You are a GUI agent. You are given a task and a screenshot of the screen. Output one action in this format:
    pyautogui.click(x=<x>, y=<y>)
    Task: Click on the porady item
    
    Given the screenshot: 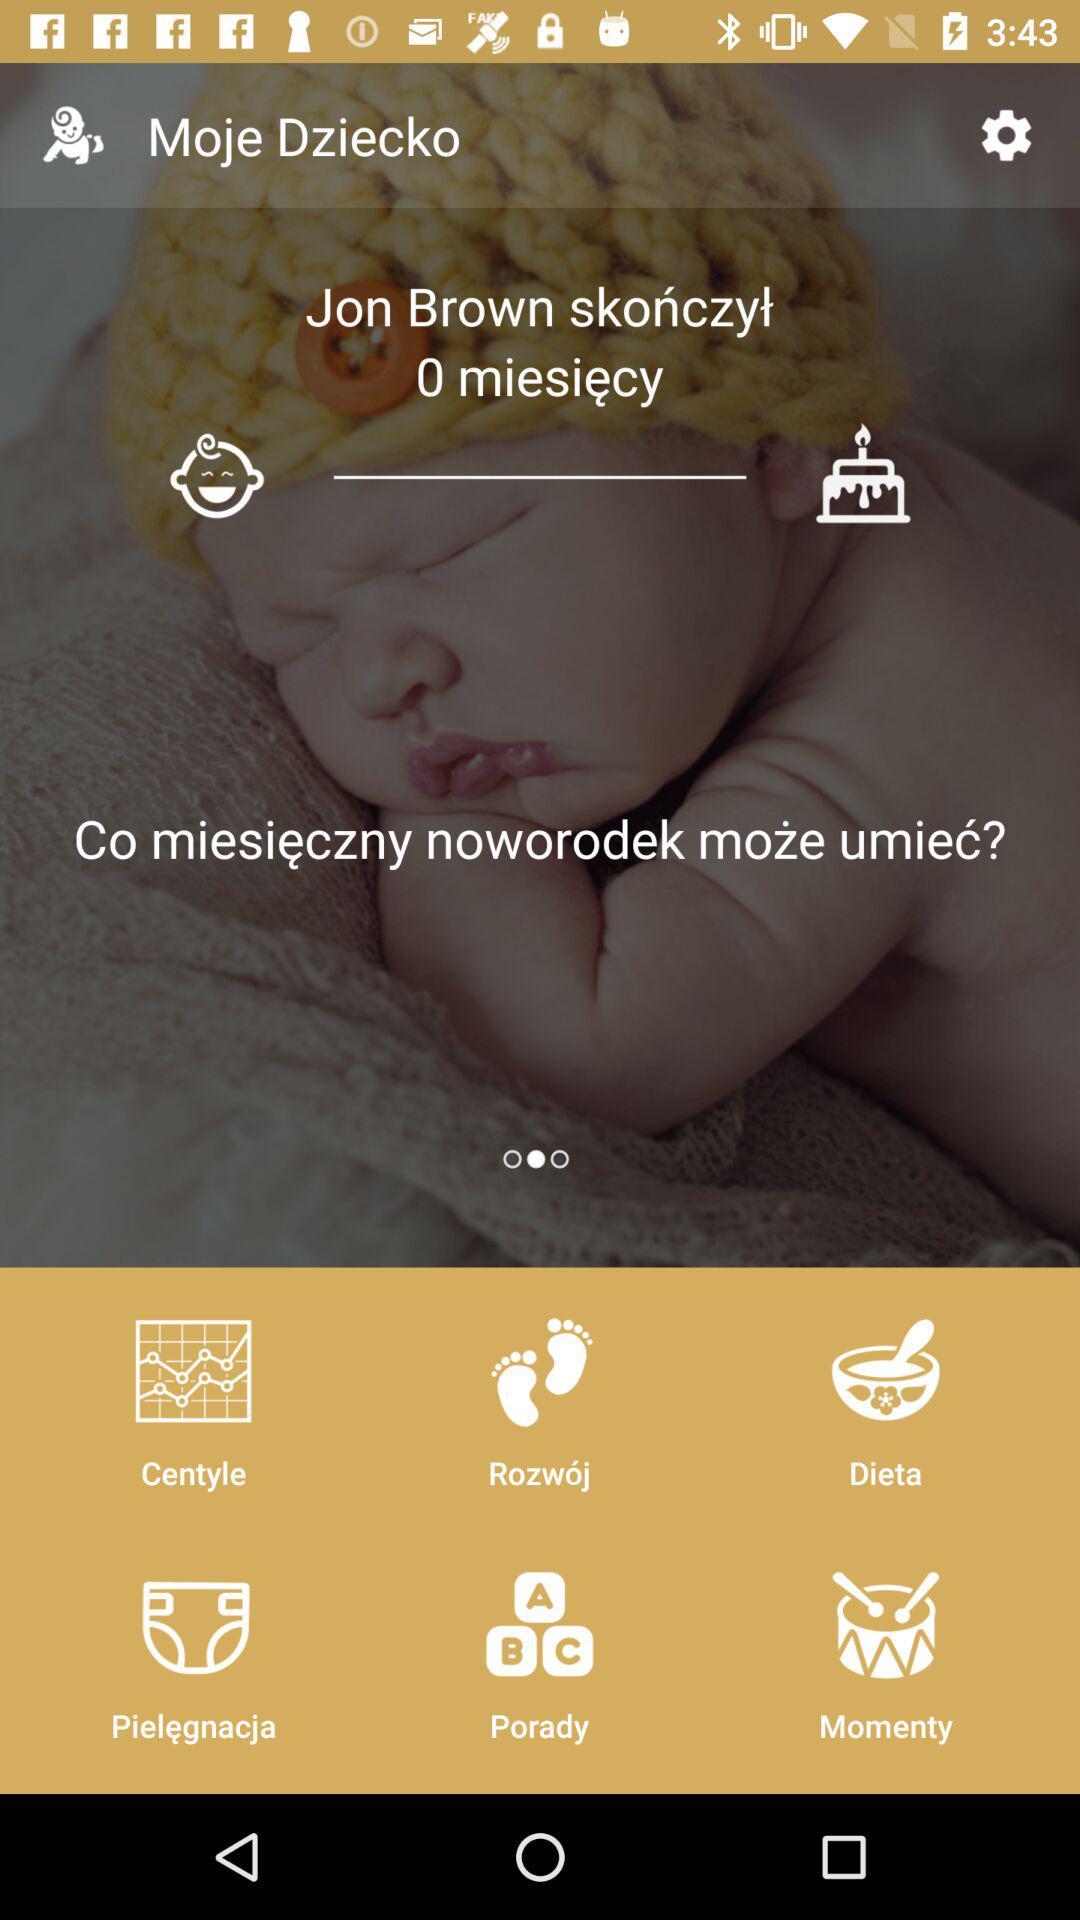 What is the action you would take?
    pyautogui.click(x=538, y=1646)
    